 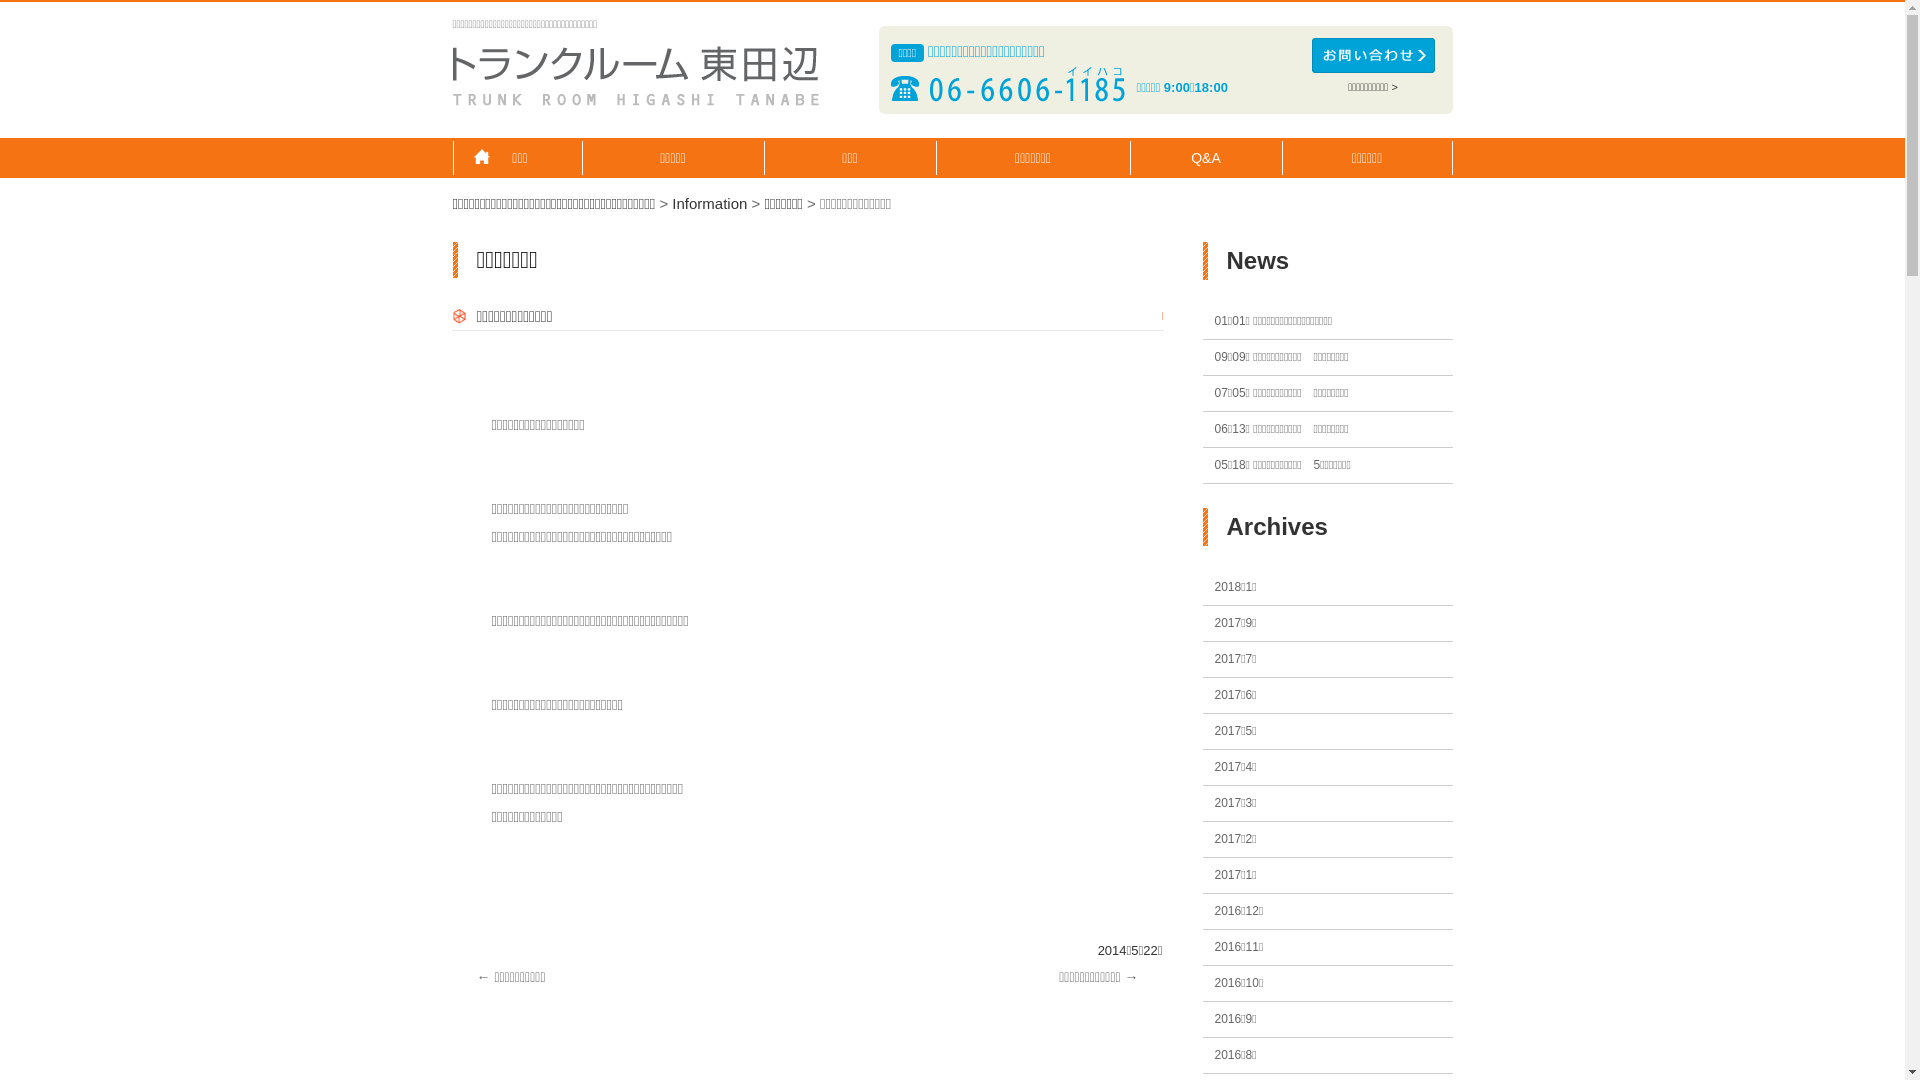 I want to click on 'Information', so click(x=672, y=203).